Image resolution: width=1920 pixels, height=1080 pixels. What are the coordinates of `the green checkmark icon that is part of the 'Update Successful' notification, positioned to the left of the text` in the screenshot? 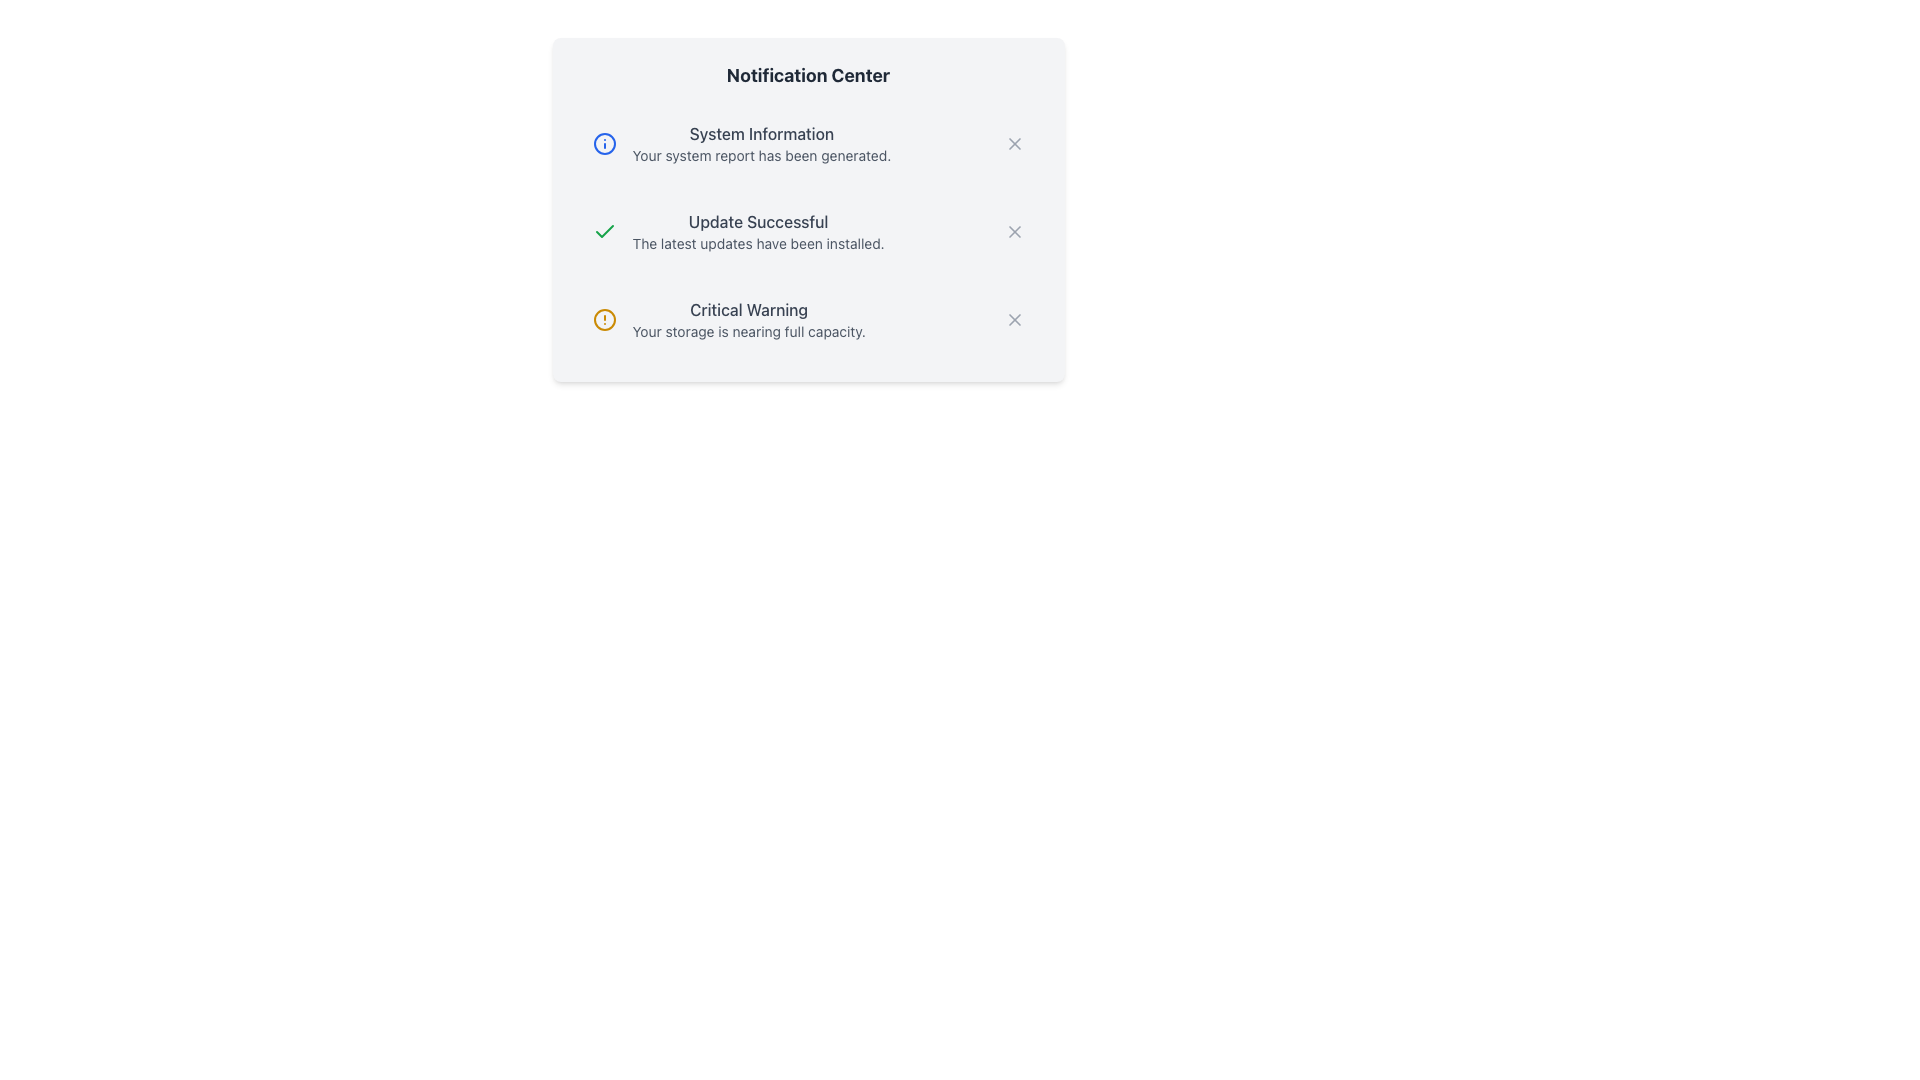 It's located at (603, 230).